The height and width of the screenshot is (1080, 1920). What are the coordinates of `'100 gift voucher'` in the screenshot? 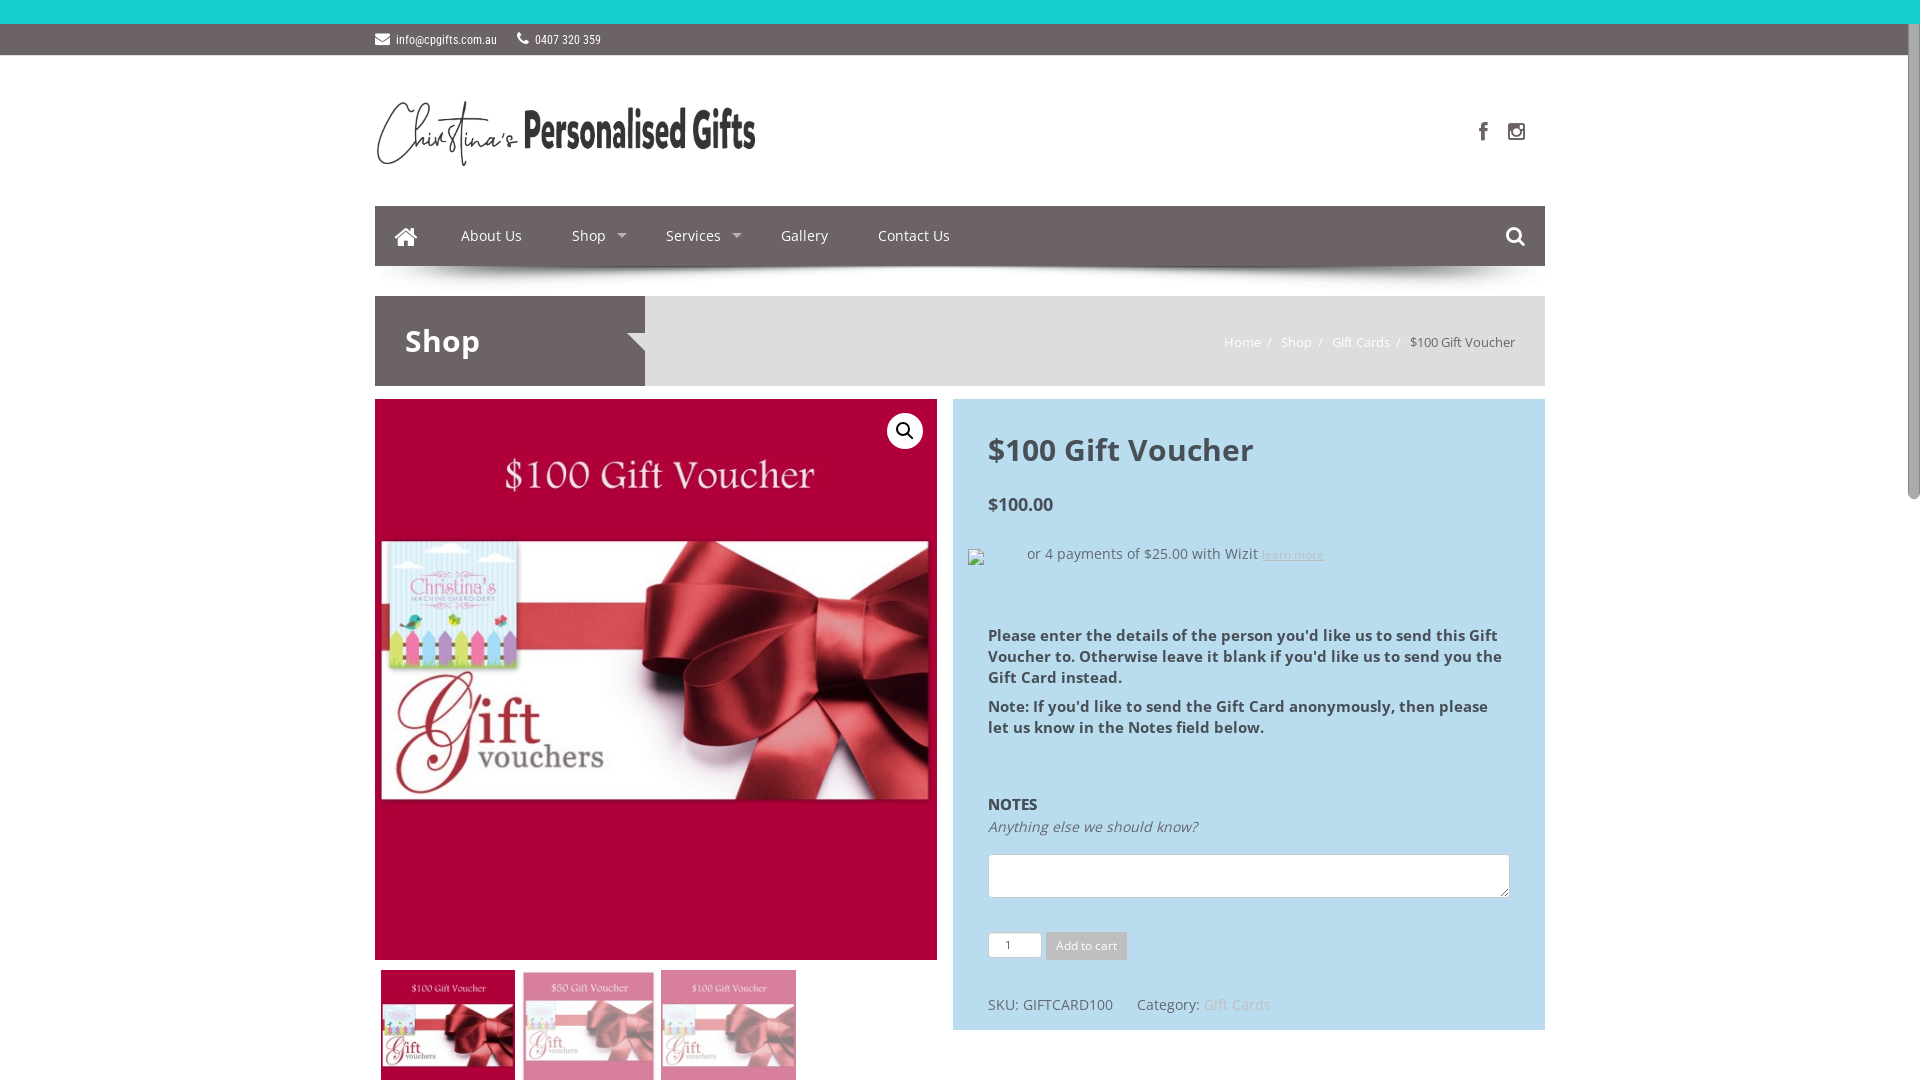 It's located at (656, 678).